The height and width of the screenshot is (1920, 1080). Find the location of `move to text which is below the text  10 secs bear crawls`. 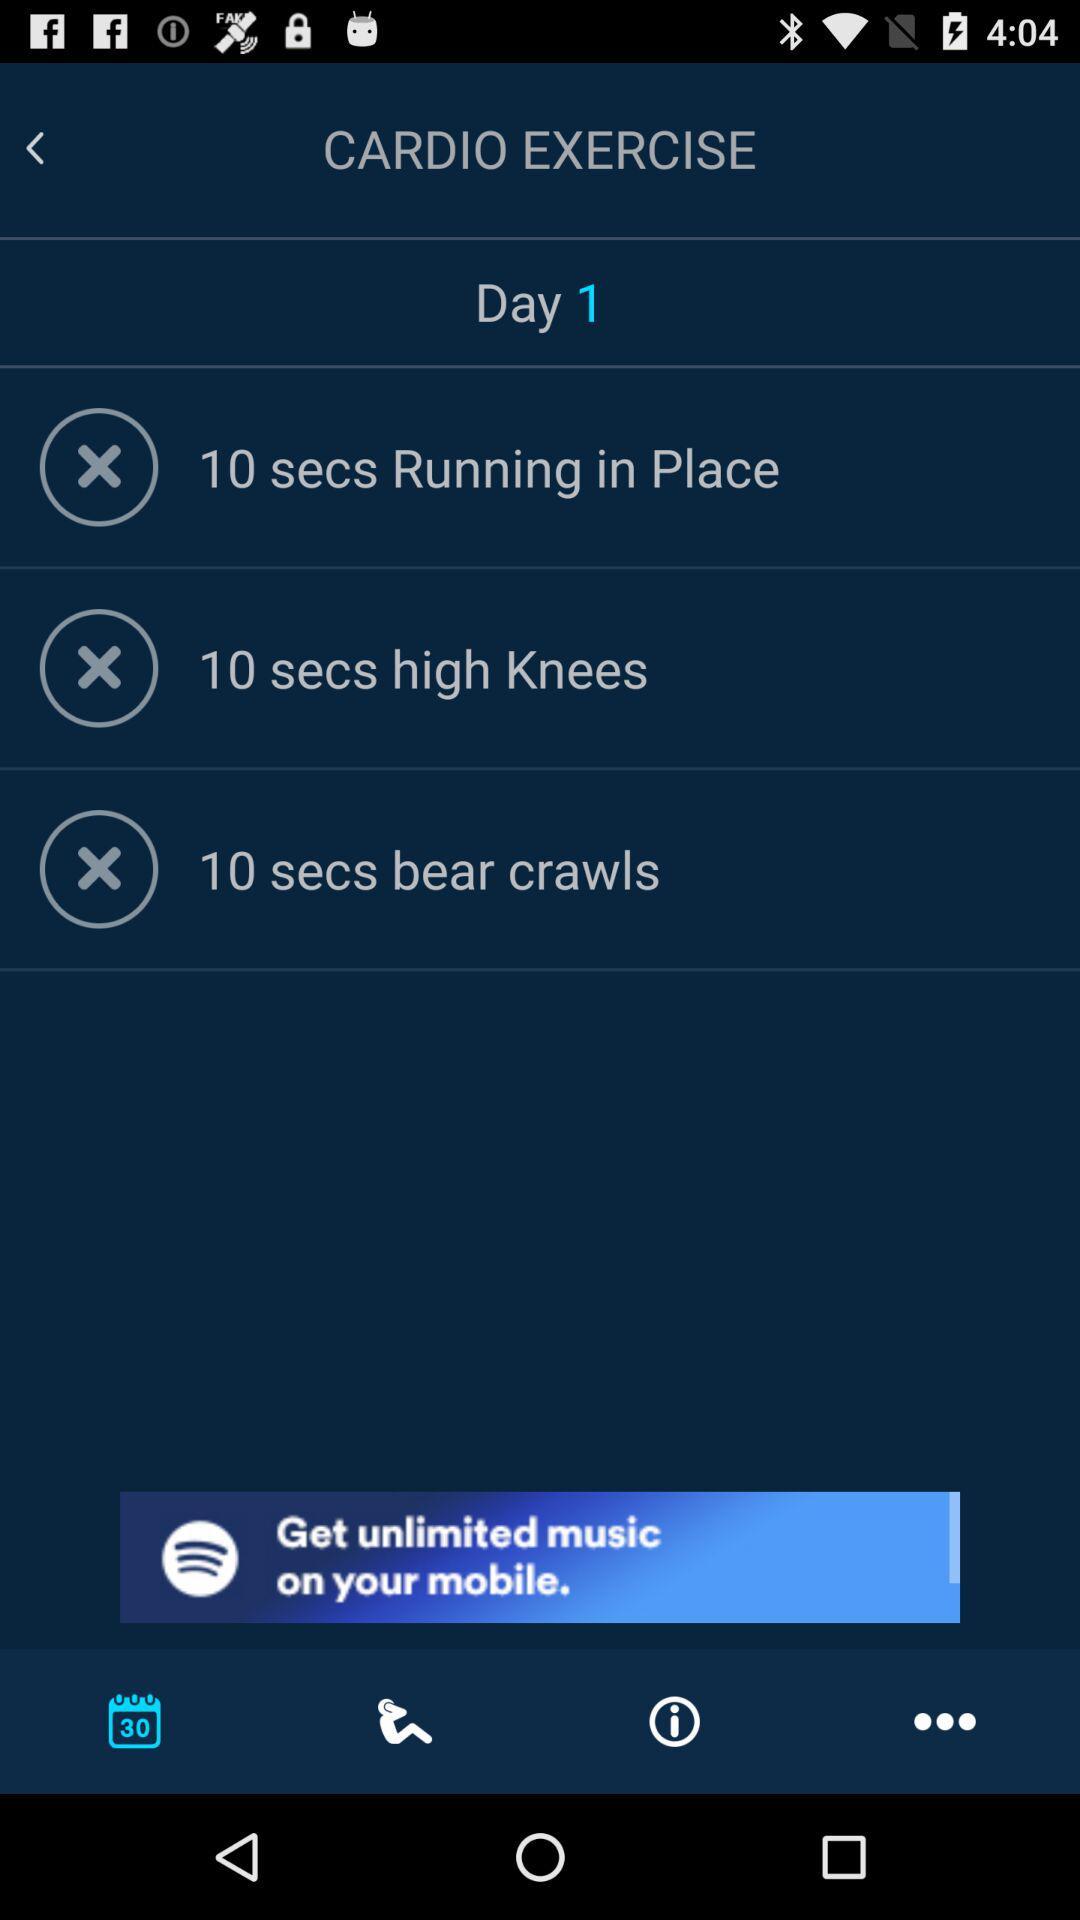

move to text which is below the text  10 secs bear crawls is located at coordinates (617, 868).